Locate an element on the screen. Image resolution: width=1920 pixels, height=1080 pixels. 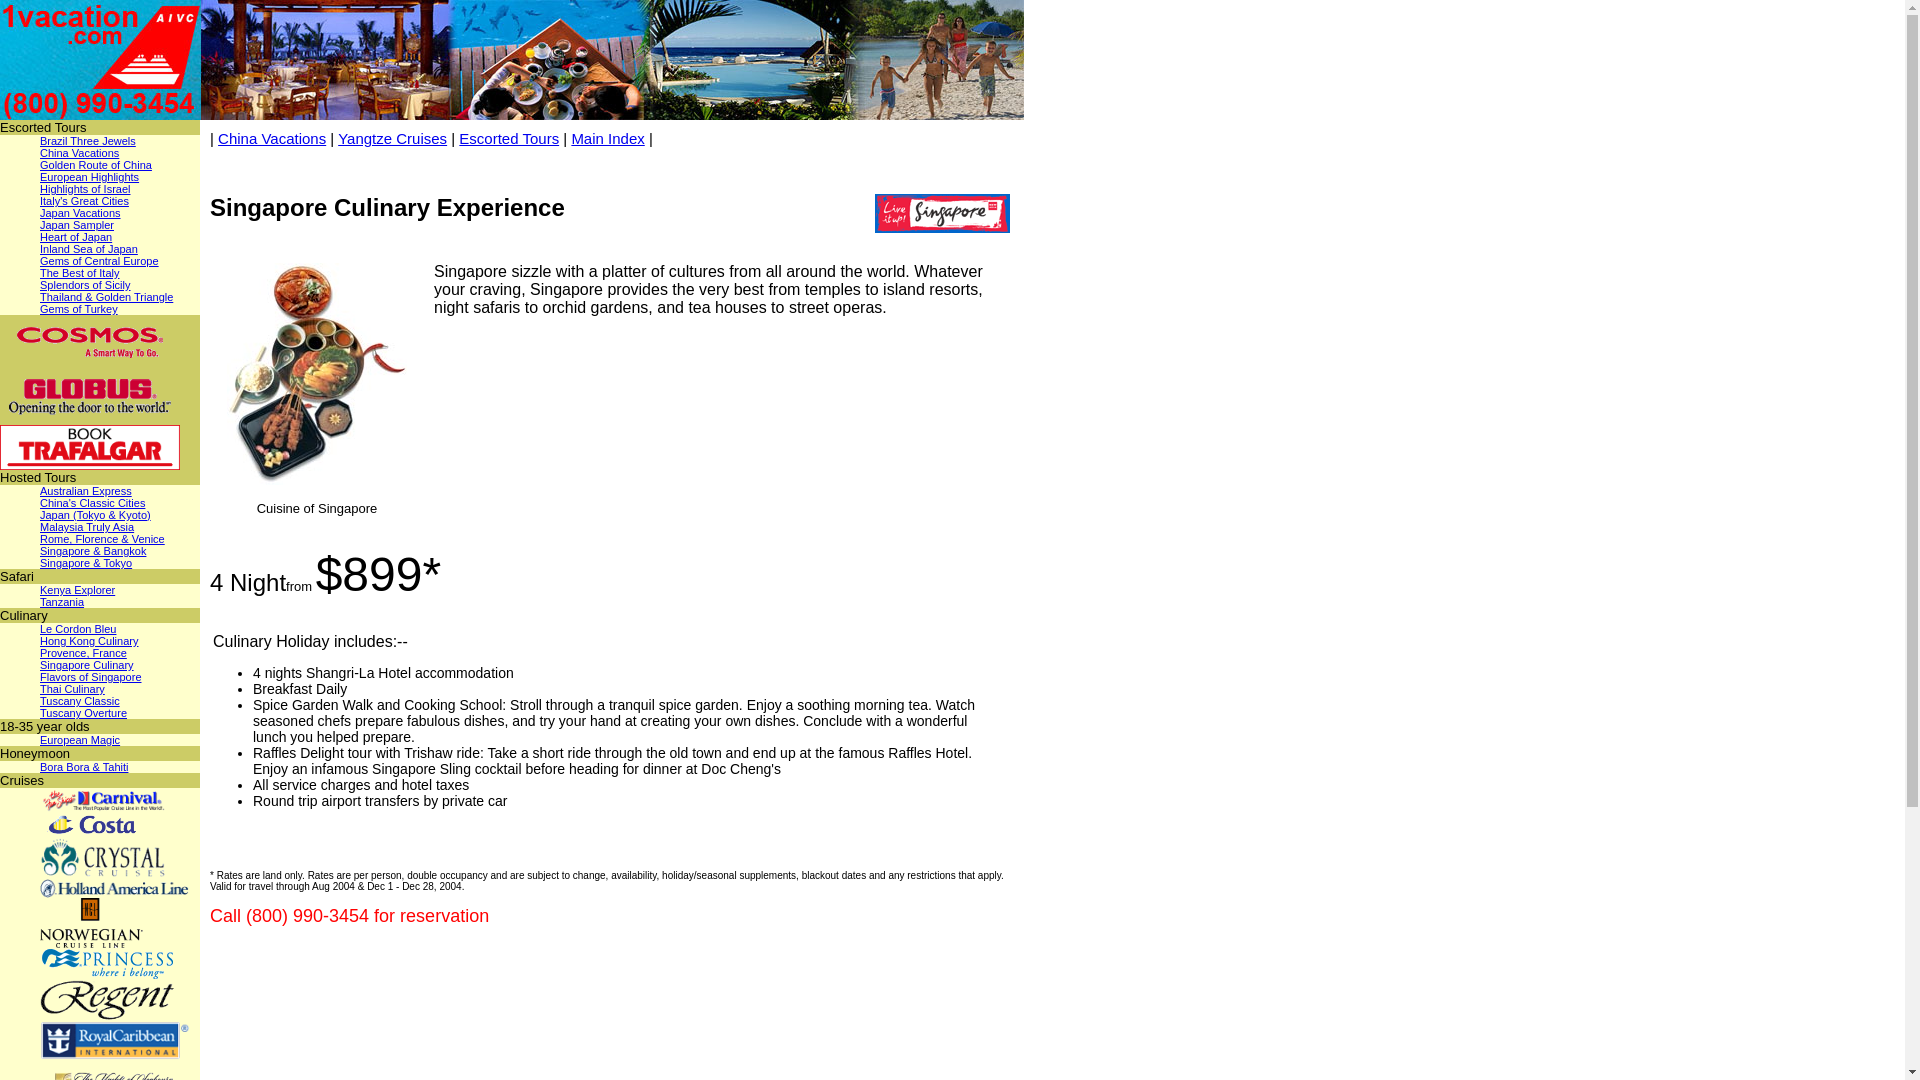
'Malaysia Truly Asia' is located at coordinates (85, 526).